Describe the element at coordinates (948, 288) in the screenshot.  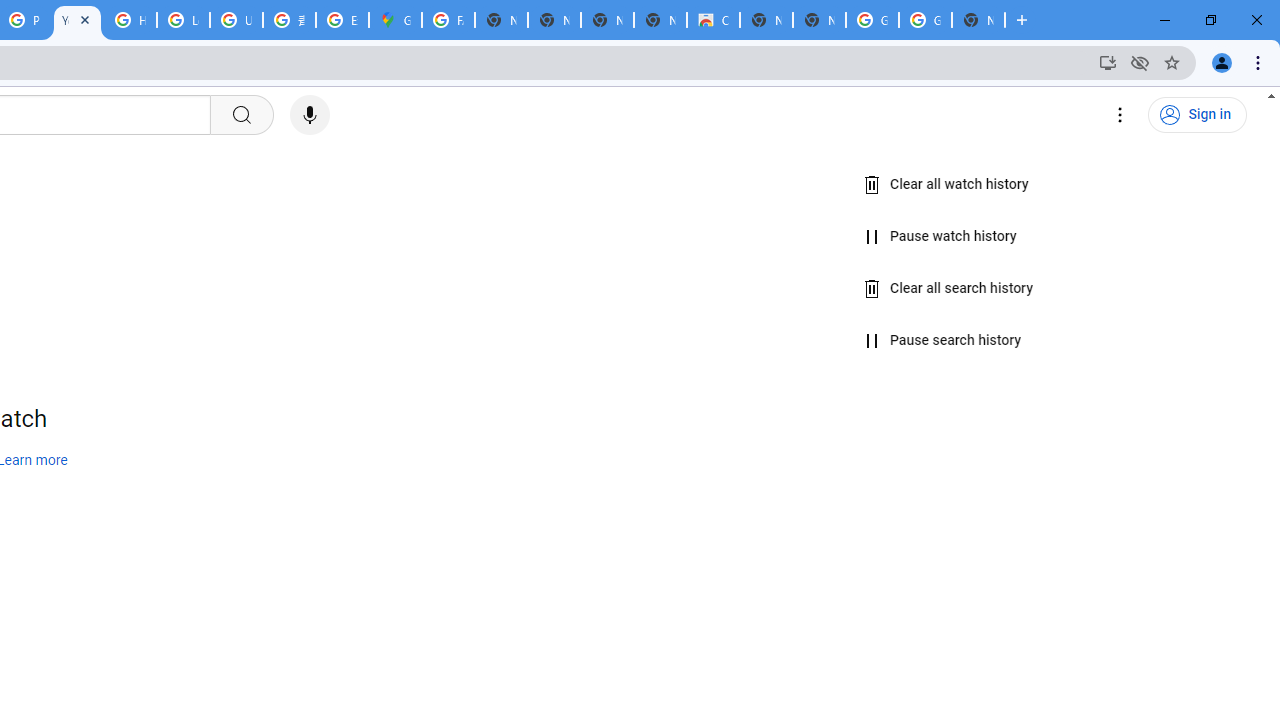
I see `'Clear all search history'` at that location.